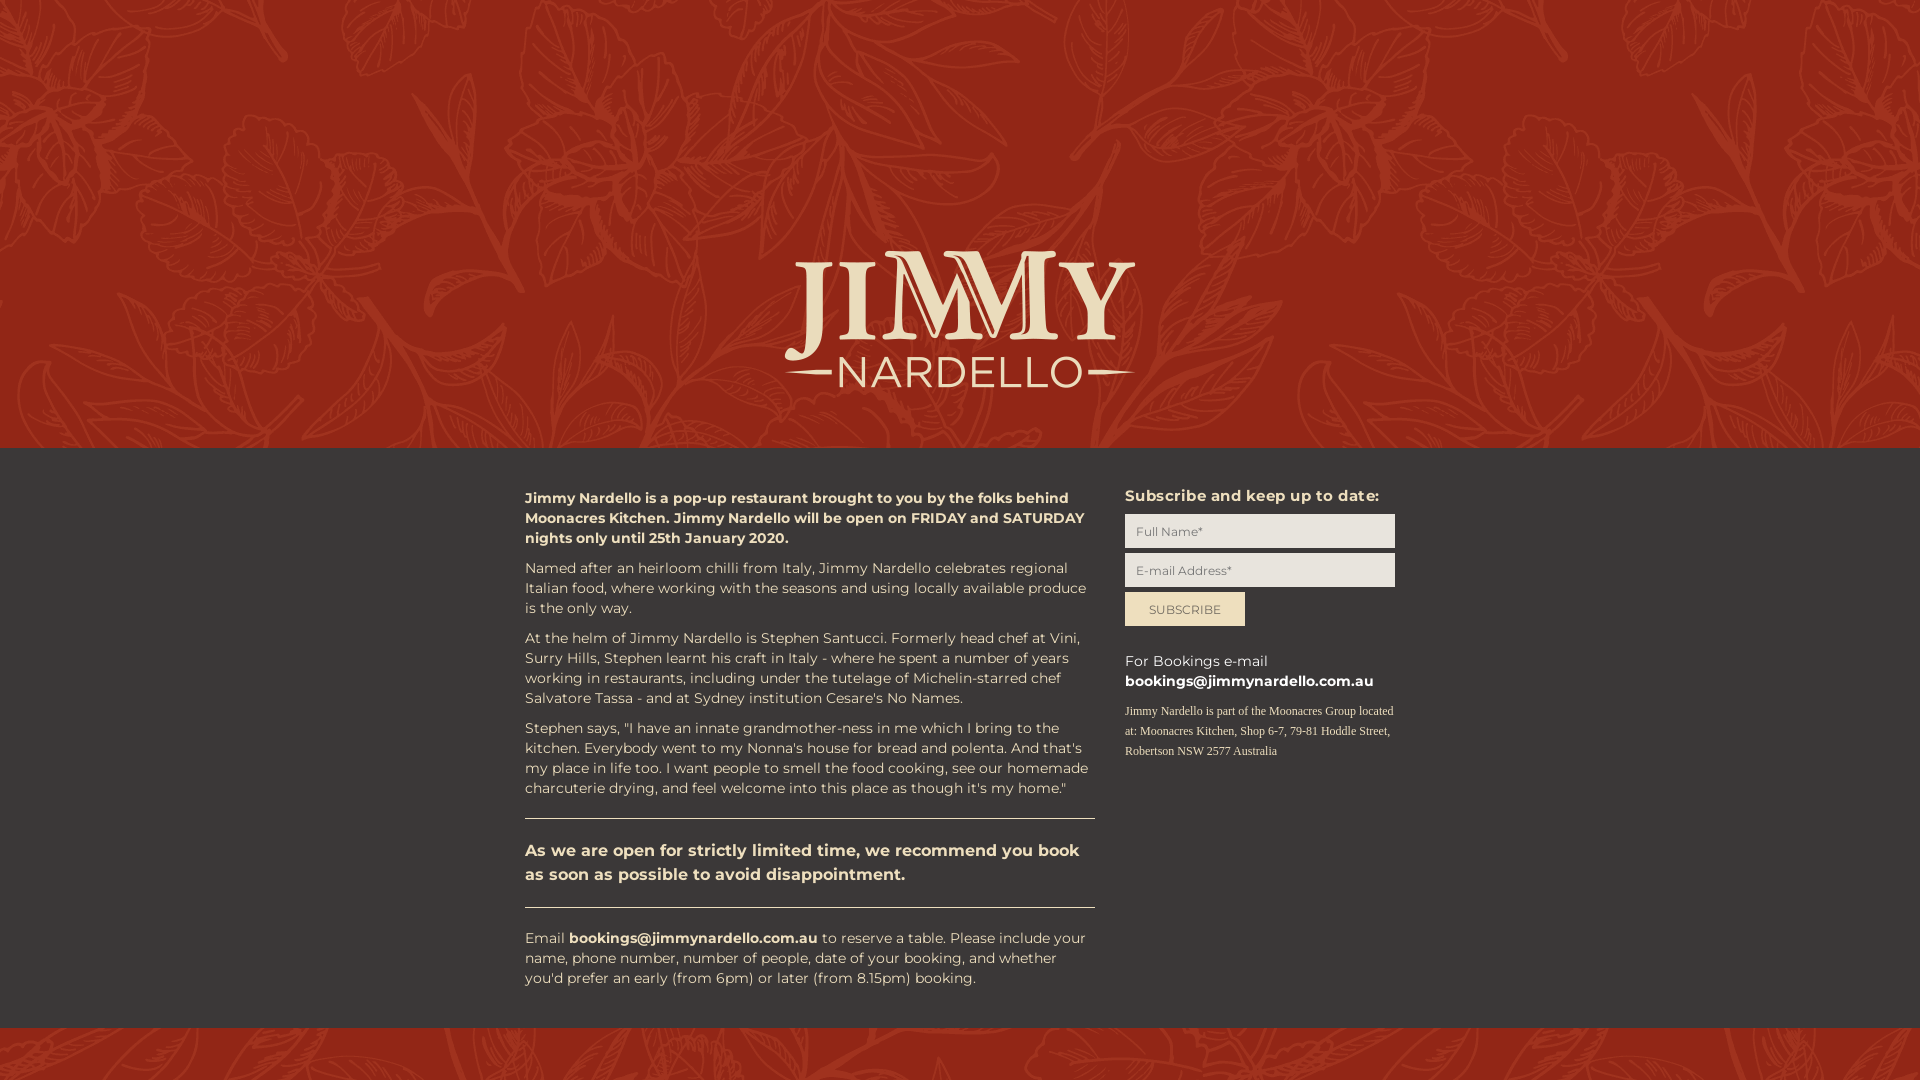  I want to click on 'SUBSCRIBE', so click(1185, 608).